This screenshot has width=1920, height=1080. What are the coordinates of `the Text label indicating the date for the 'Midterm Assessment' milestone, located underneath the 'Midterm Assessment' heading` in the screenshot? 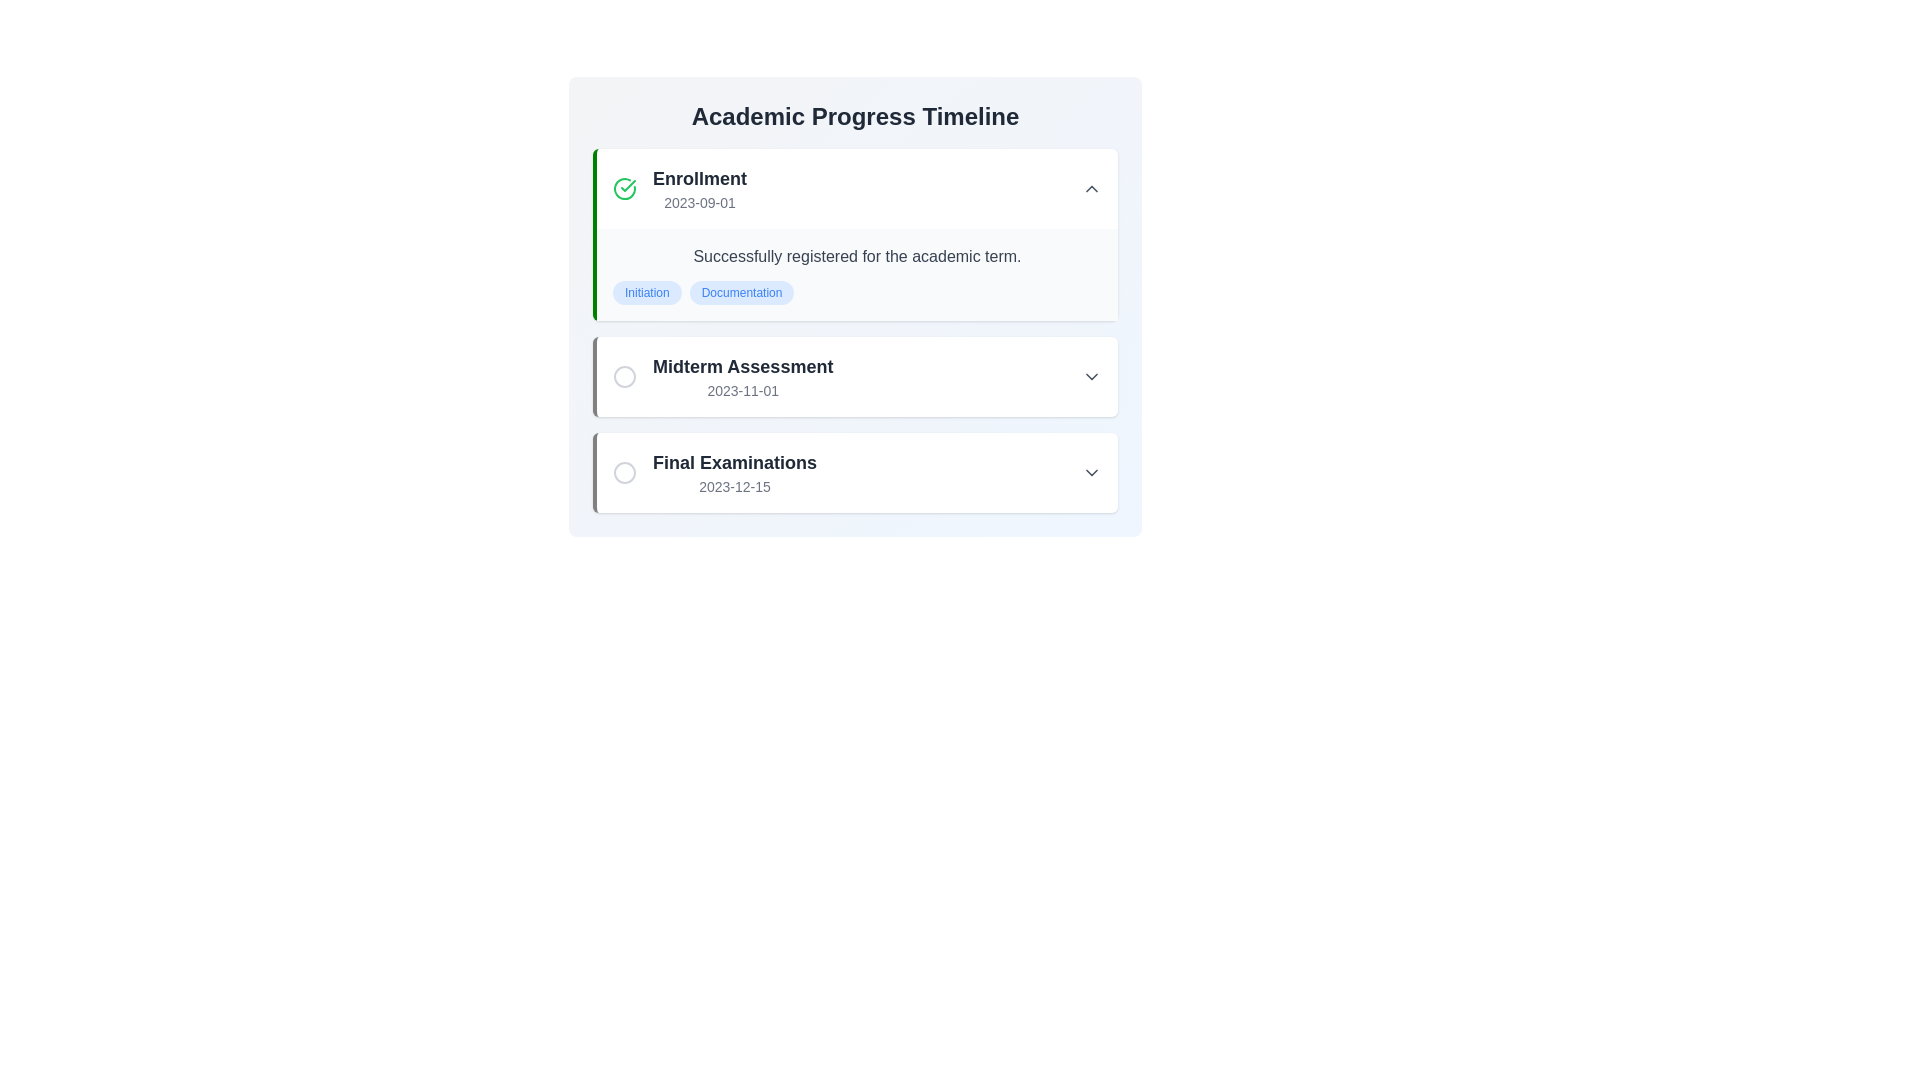 It's located at (742, 390).